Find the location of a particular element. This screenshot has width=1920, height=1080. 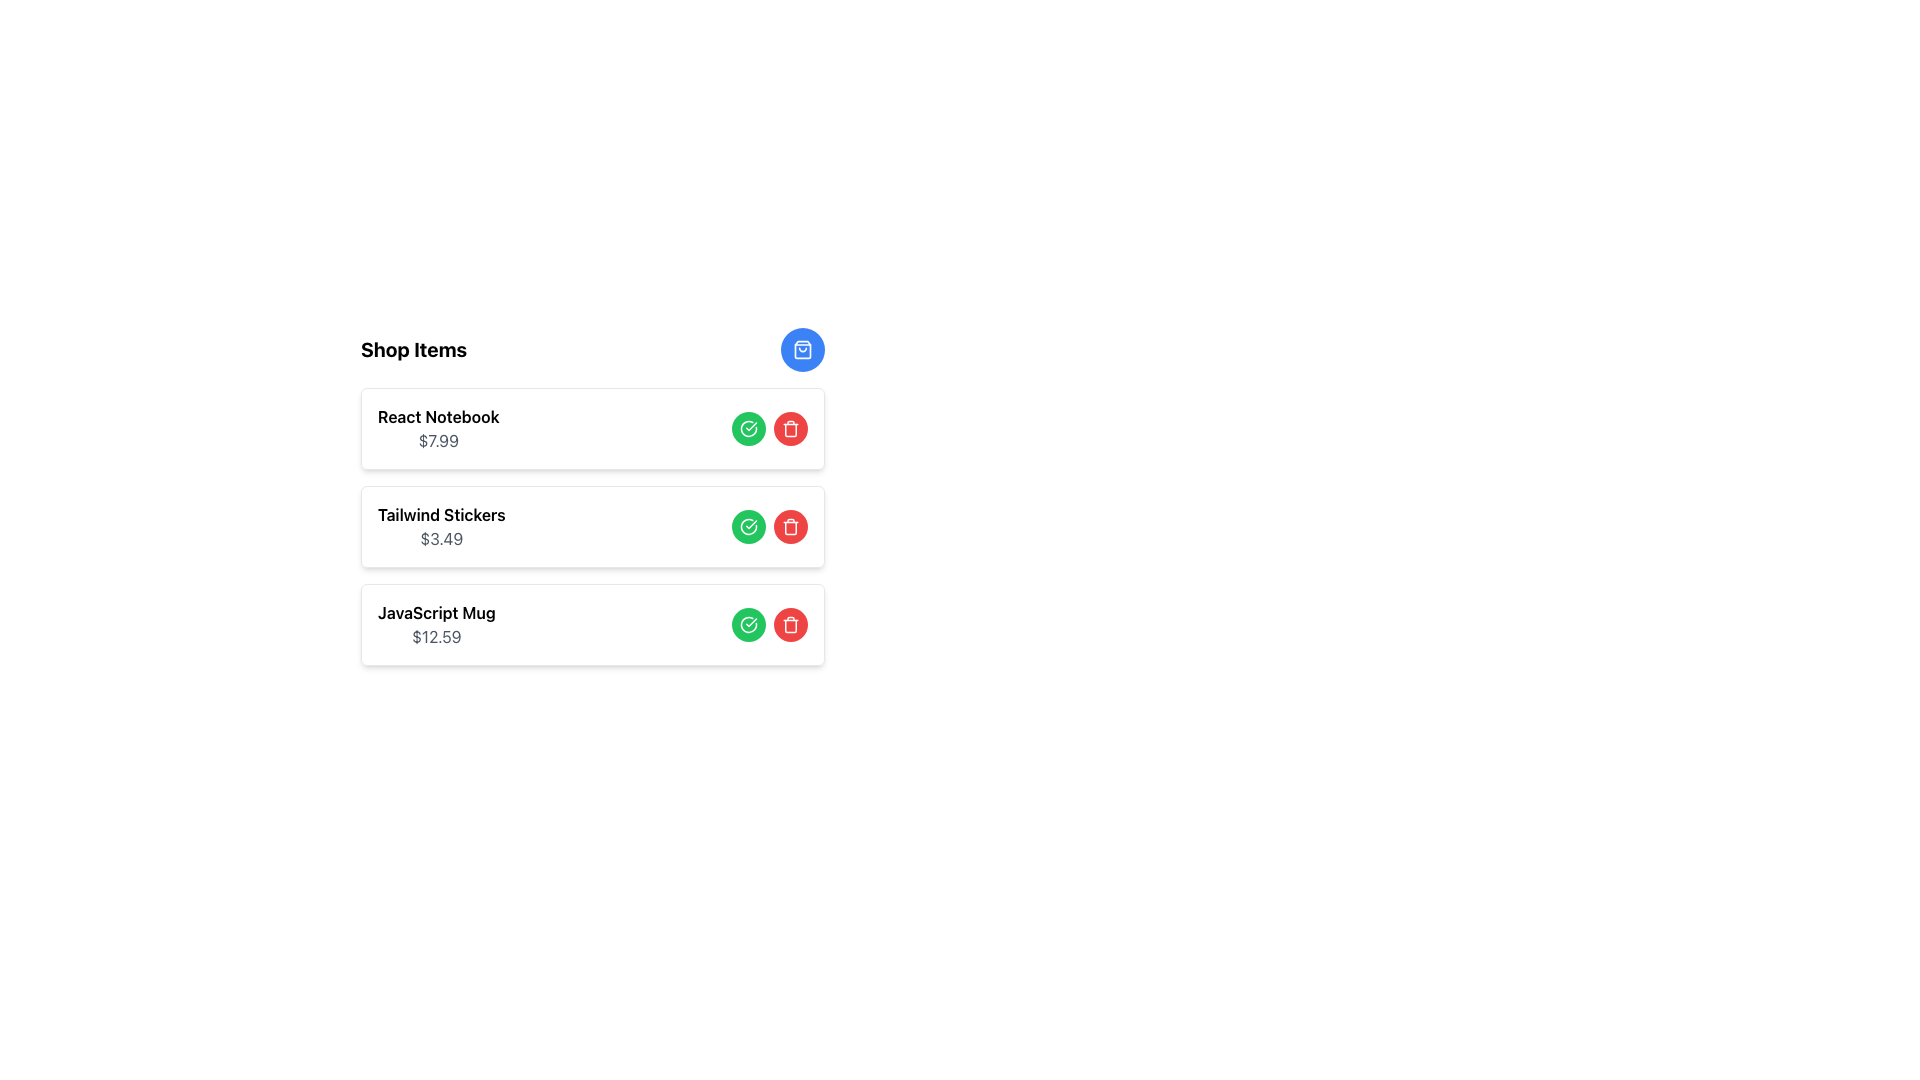

price text displayed for the 'React Notebook' item, which is located directly under the label in the shop list is located at coordinates (437, 439).